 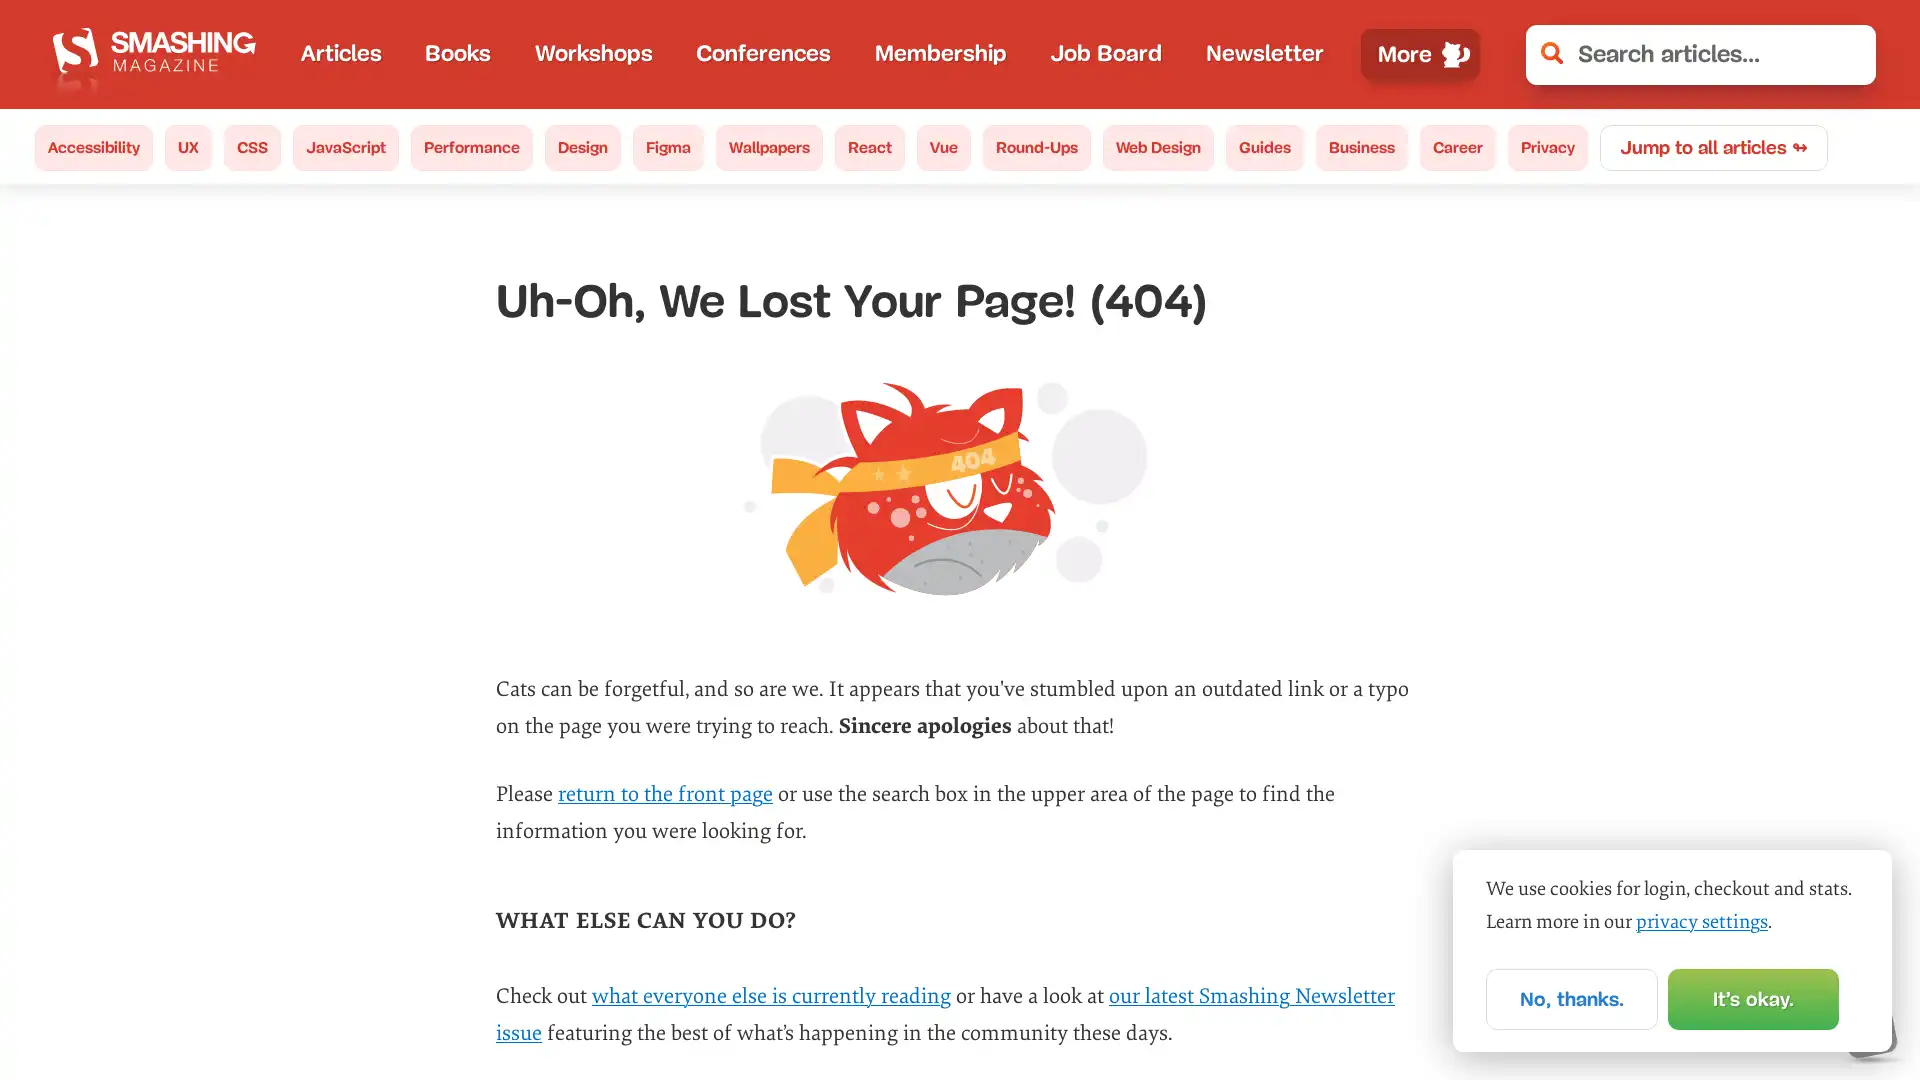 What do you see at coordinates (1752, 999) in the screenshot?
I see `Its okay.` at bounding box center [1752, 999].